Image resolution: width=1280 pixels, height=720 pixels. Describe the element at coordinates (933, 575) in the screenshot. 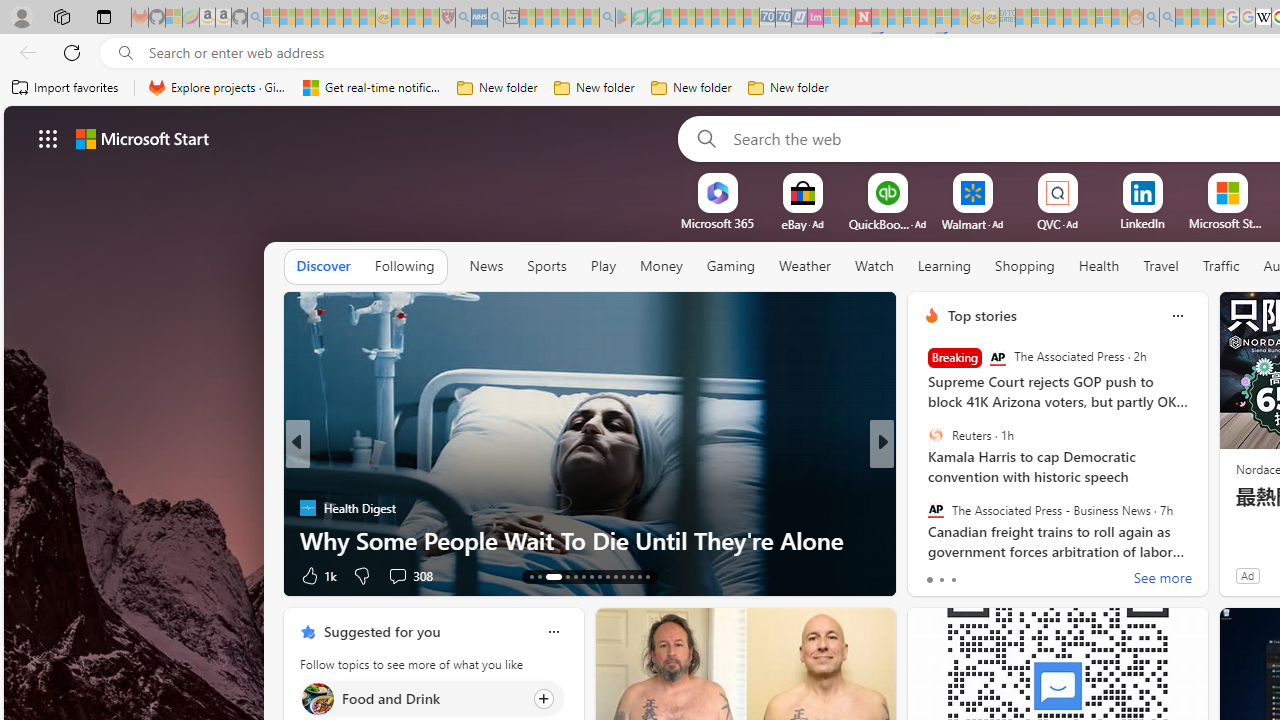

I see `'73 Like'` at that location.